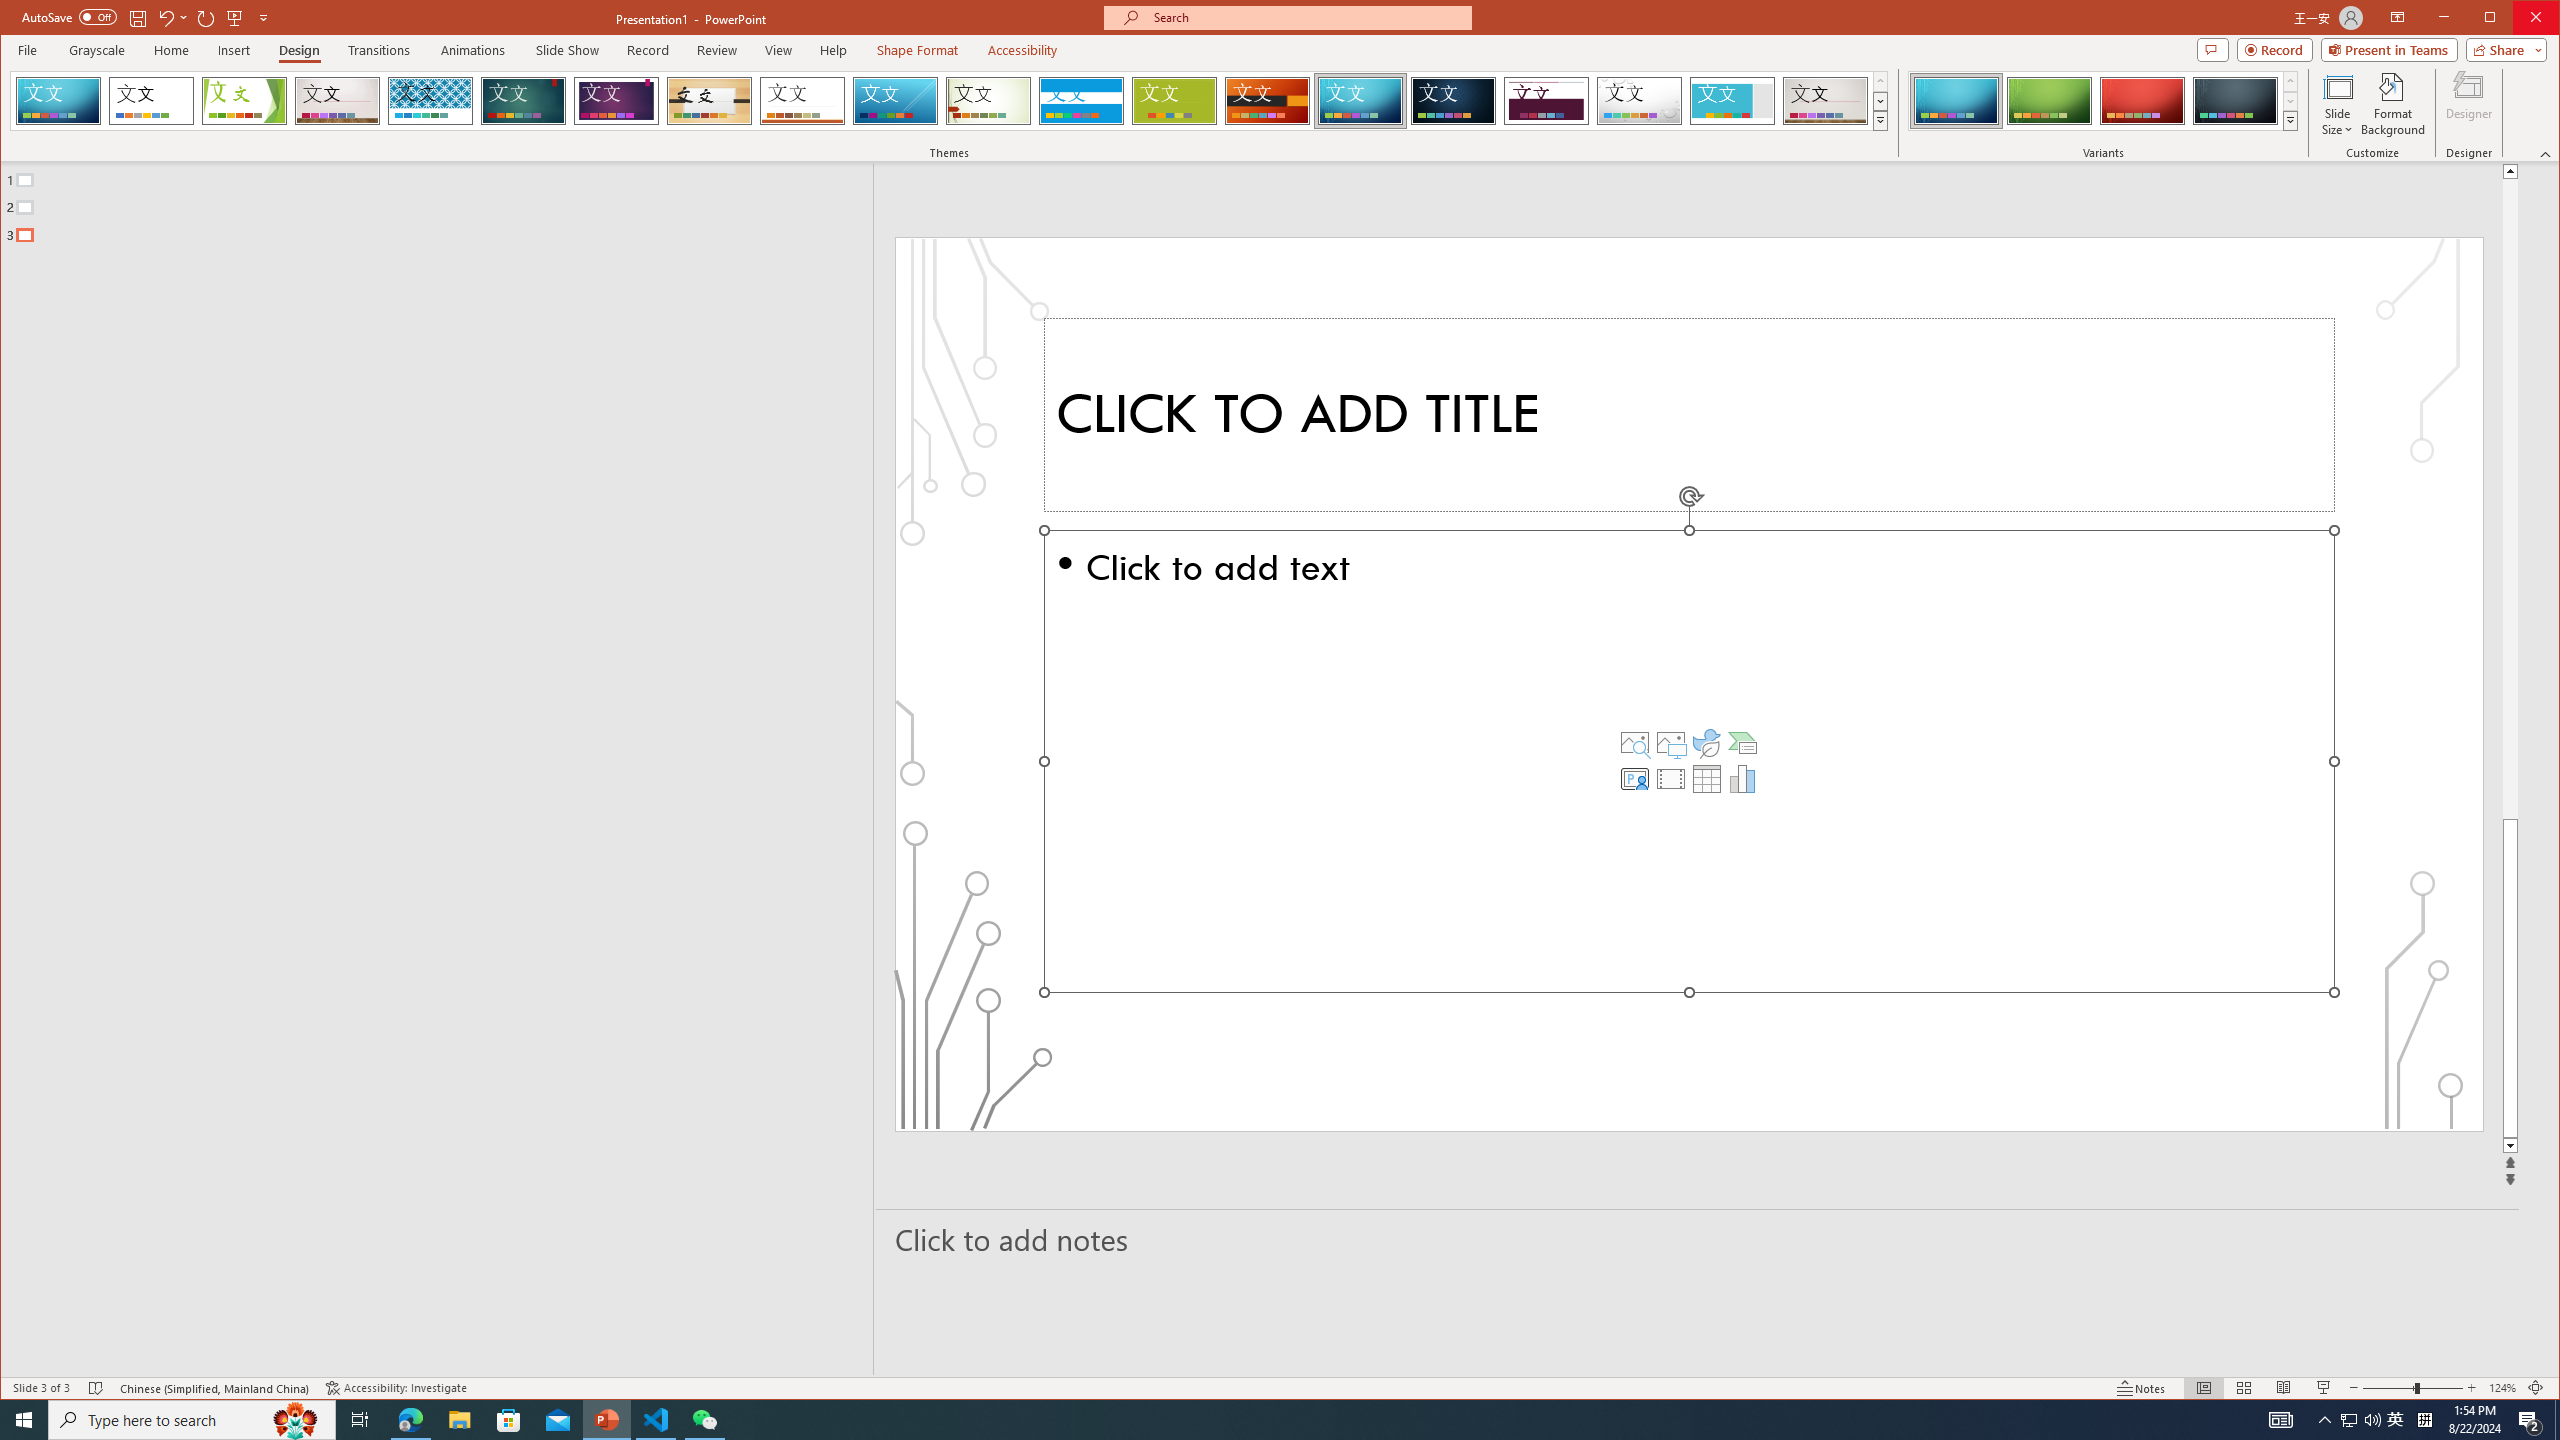 The width and height of the screenshot is (2560, 1440). I want to click on 'Spell Check No Errors', so click(97, 1387).